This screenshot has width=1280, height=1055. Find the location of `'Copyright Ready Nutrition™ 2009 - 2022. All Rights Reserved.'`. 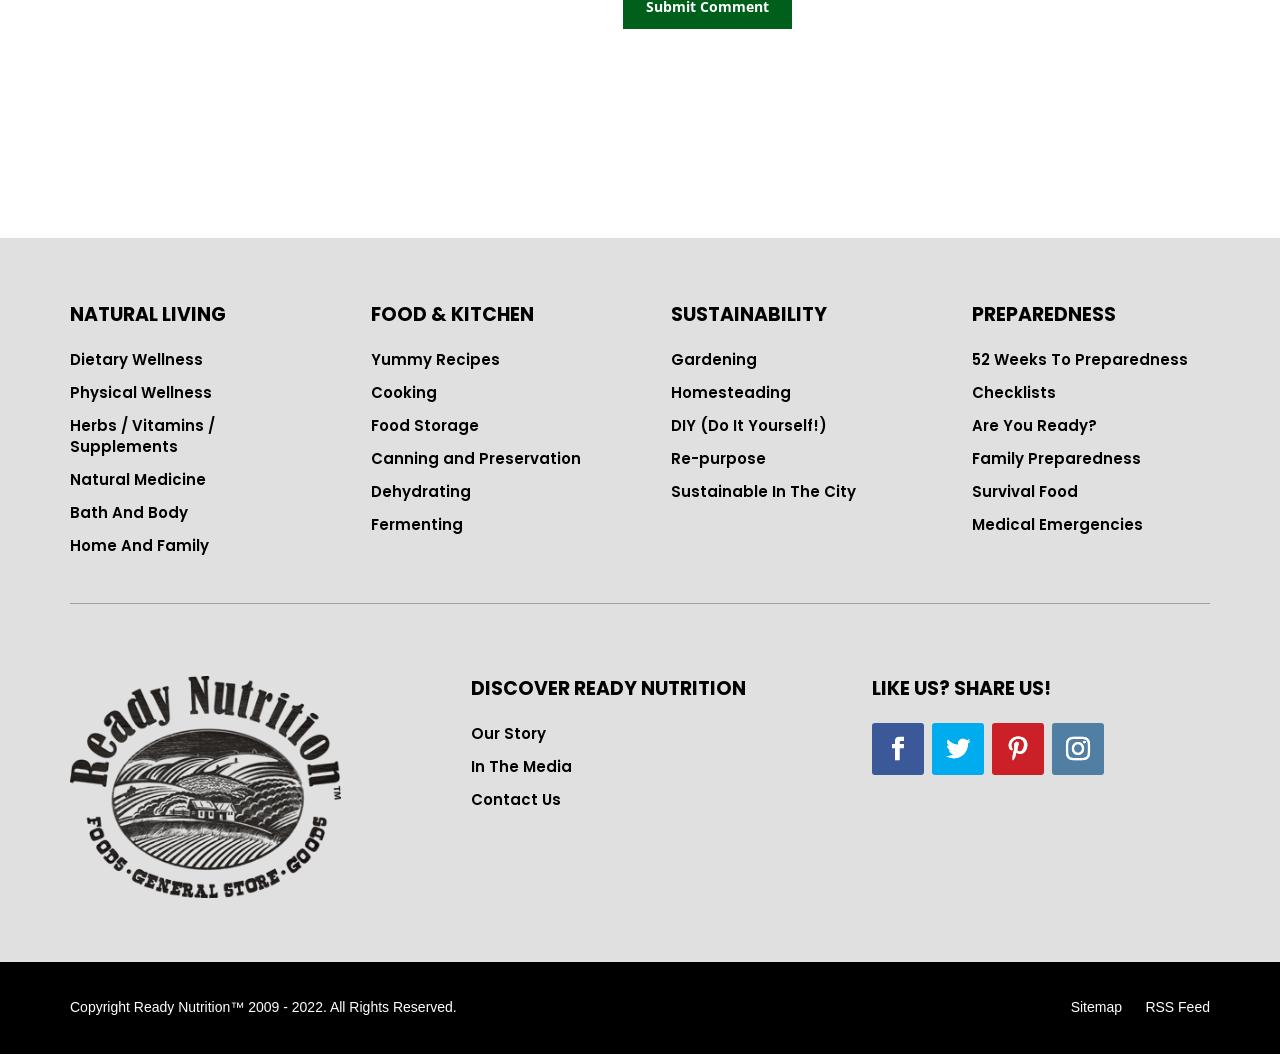

'Copyright Ready Nutrition™ 2009 - 2022. All Rights Reserved.' is located at coordinates (262, 1005).